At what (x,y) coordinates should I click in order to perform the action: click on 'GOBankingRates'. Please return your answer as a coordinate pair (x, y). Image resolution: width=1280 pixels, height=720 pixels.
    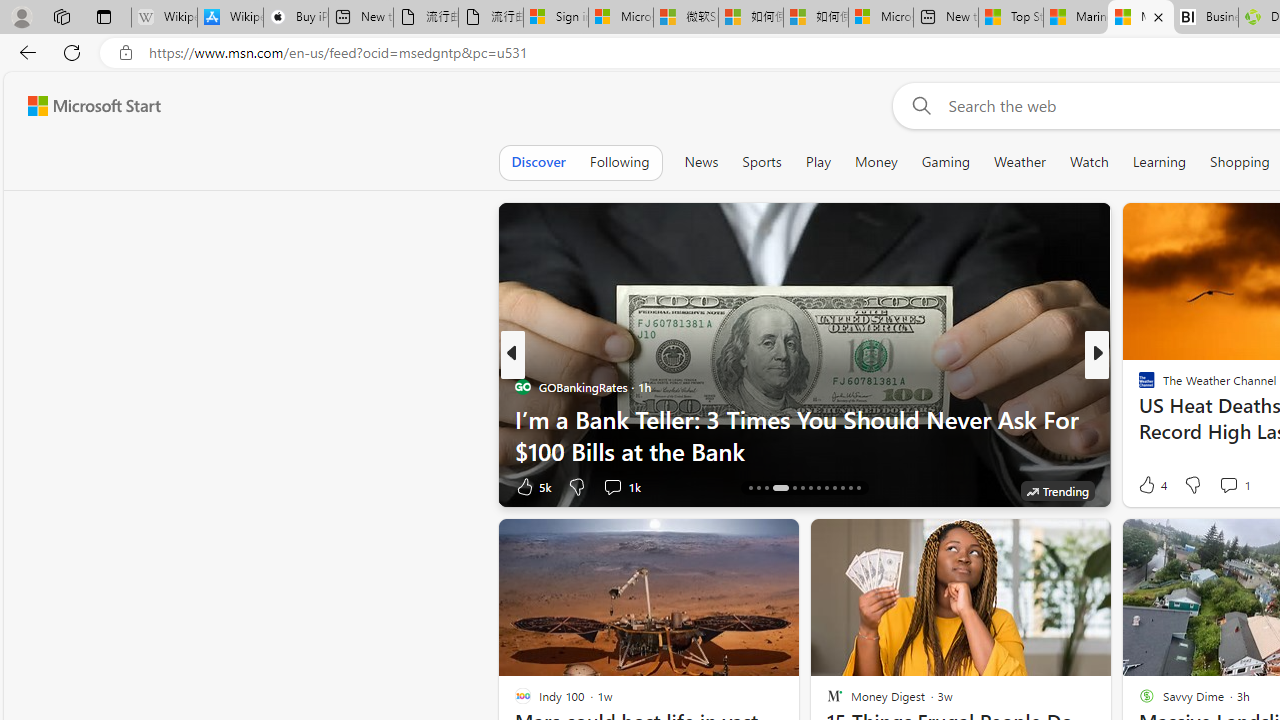
    Looking at the image, I should click on (522, 387).